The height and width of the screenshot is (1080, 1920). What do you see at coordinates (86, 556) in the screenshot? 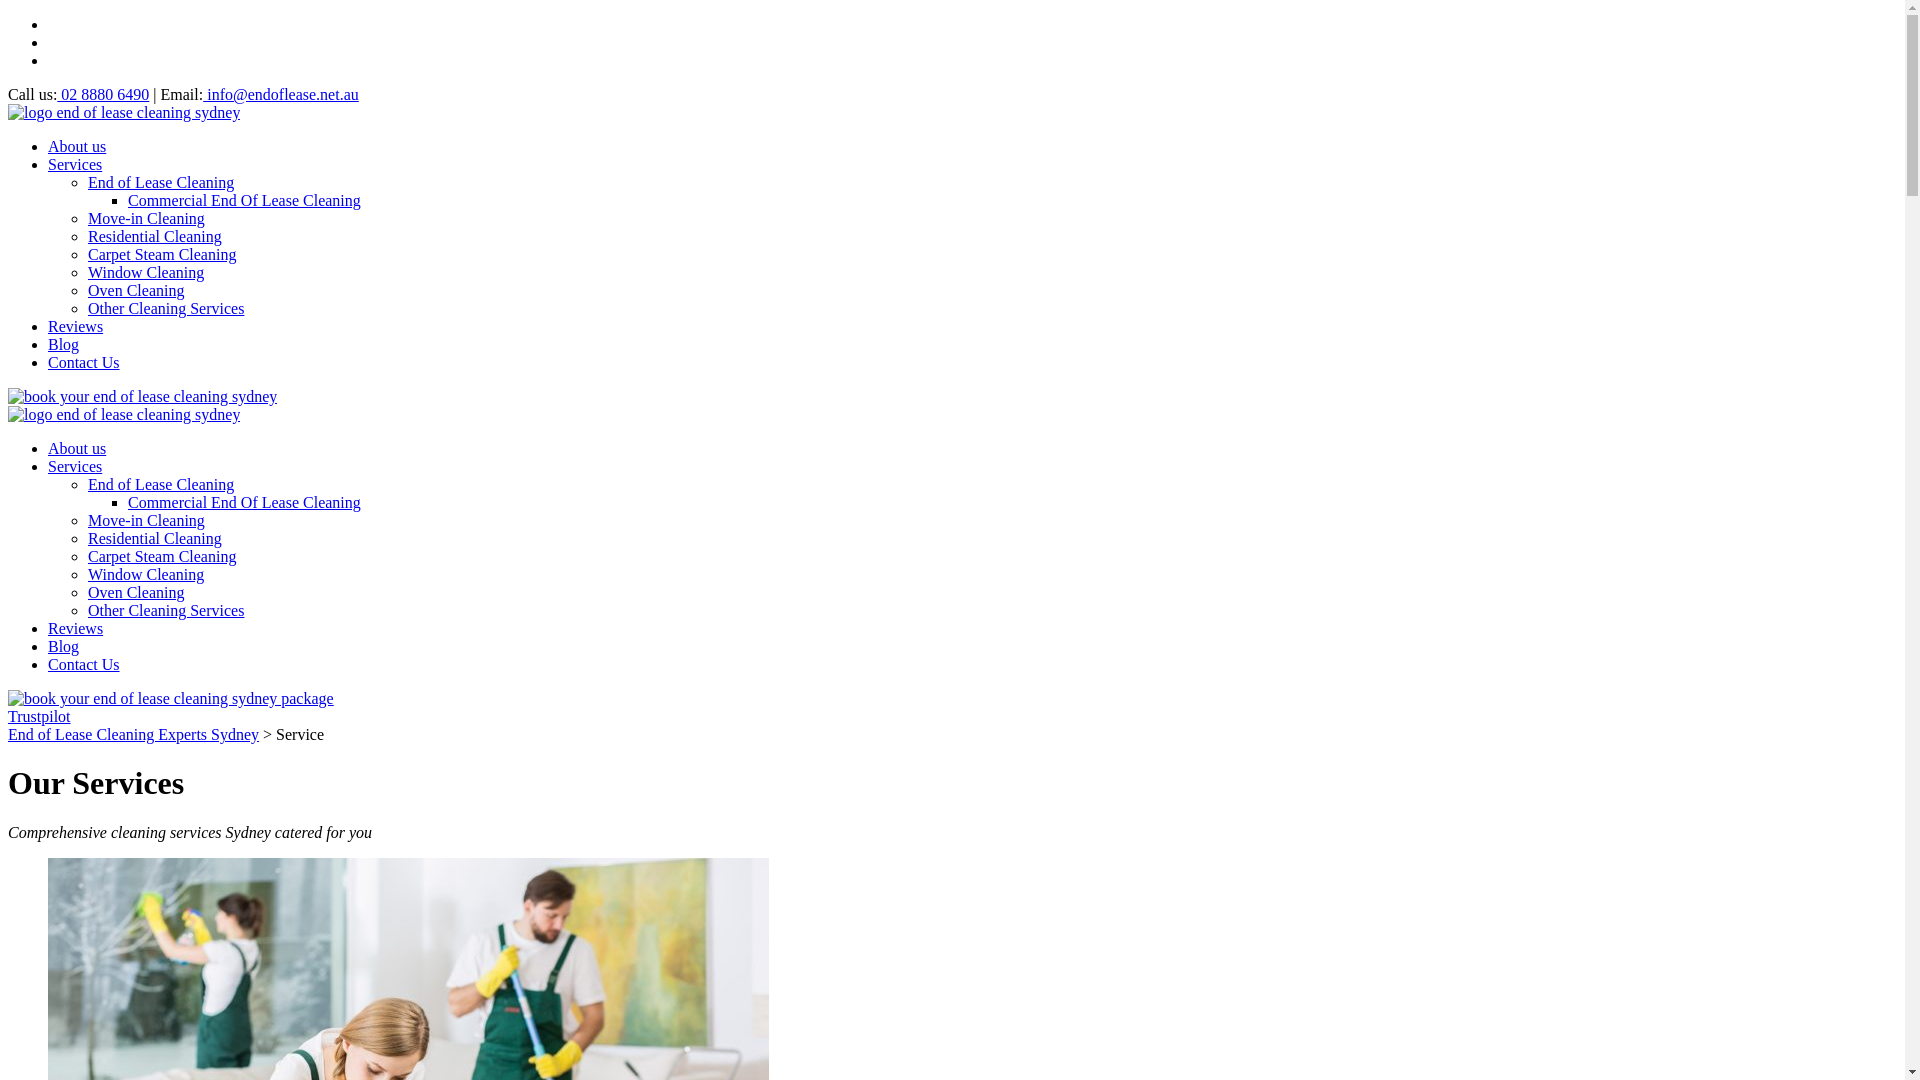
I see `'Carpet Steam Cleaning'` at bounding box center [86, 556].